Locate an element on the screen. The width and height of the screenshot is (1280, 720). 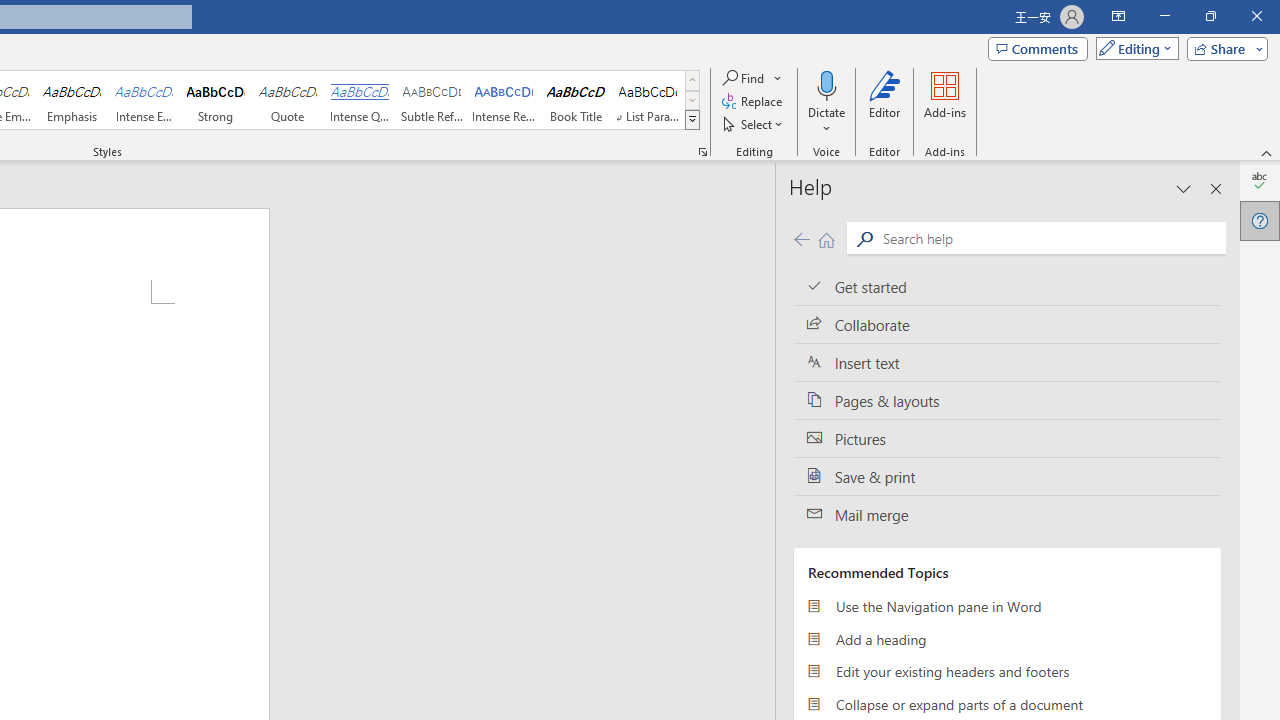
'Close pane' is located at coordinates (1215, 189).